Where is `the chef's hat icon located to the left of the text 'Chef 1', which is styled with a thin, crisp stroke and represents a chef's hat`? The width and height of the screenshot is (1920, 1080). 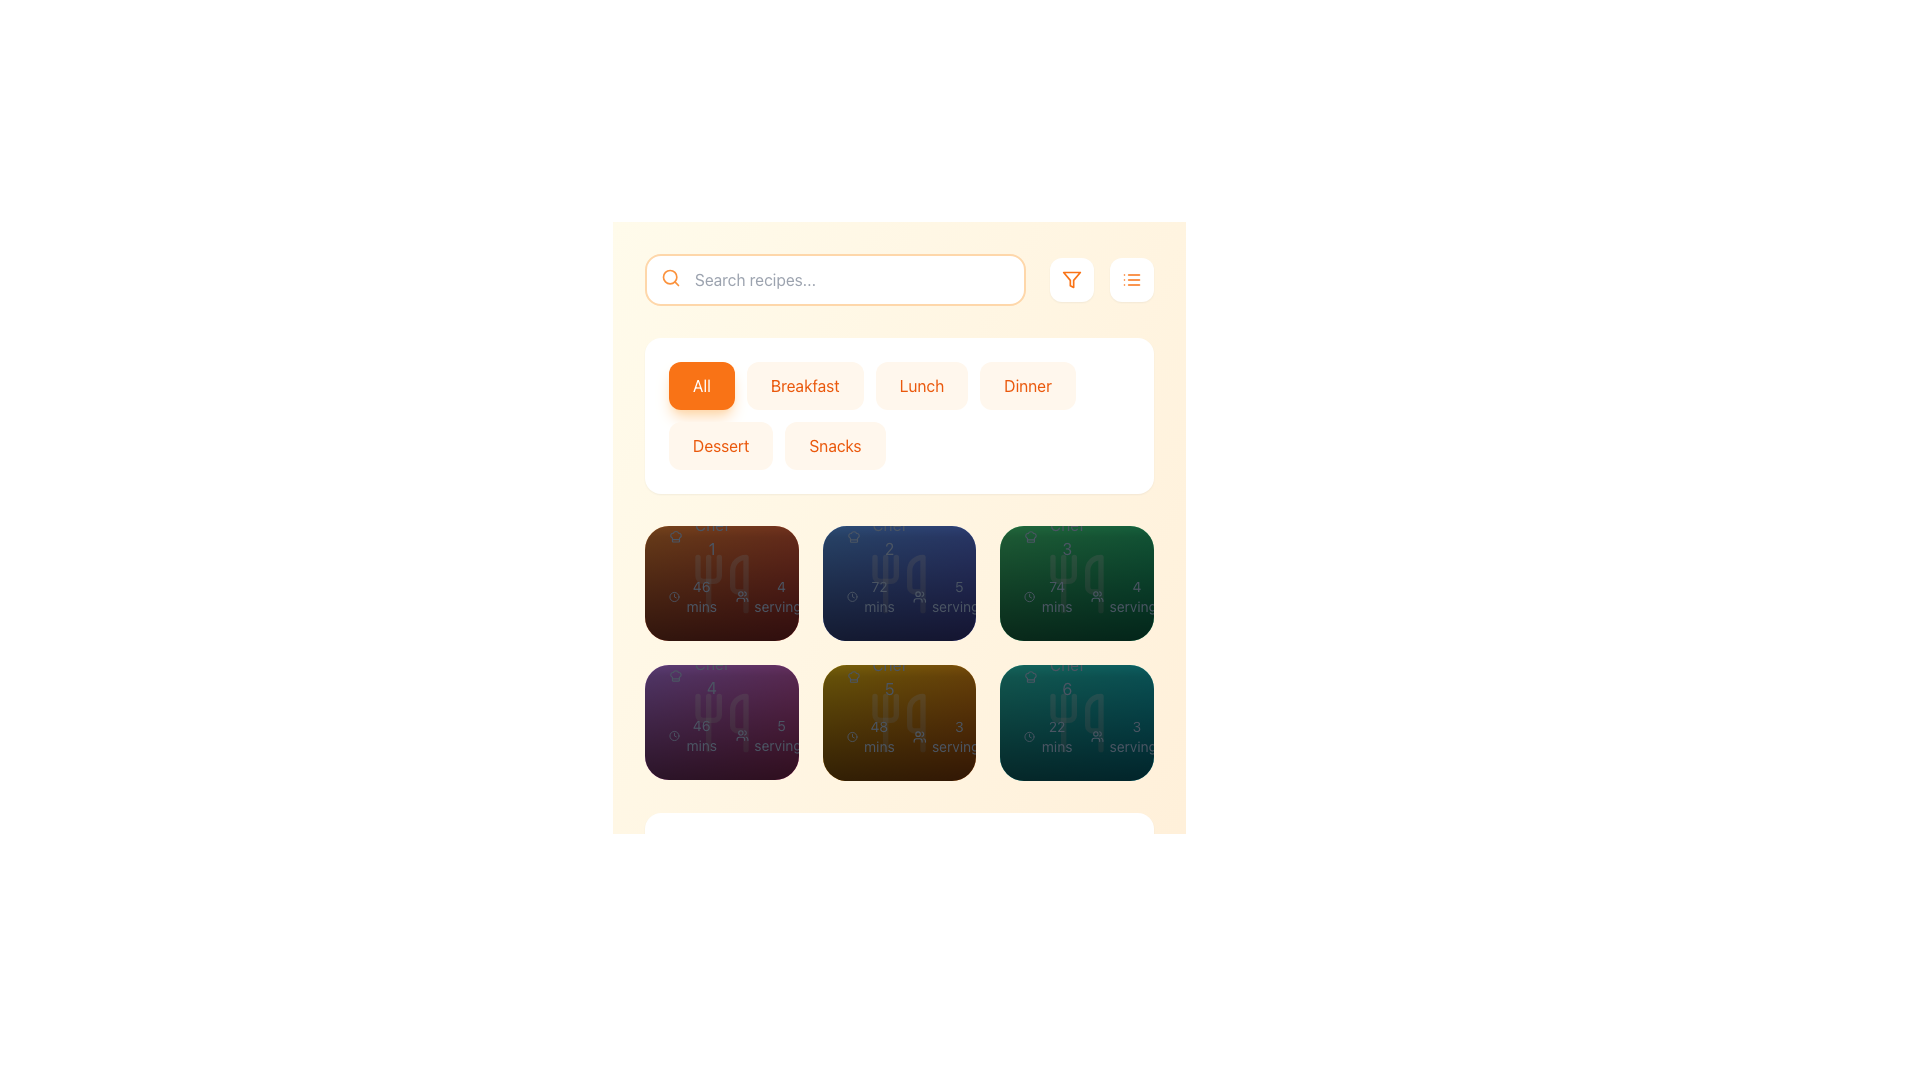
the chef's hat icon located to the left of the text 'Chef 1', which is styled with a thin, crisp stroke and represents a chef's hat is located at coordinates (676, 536).